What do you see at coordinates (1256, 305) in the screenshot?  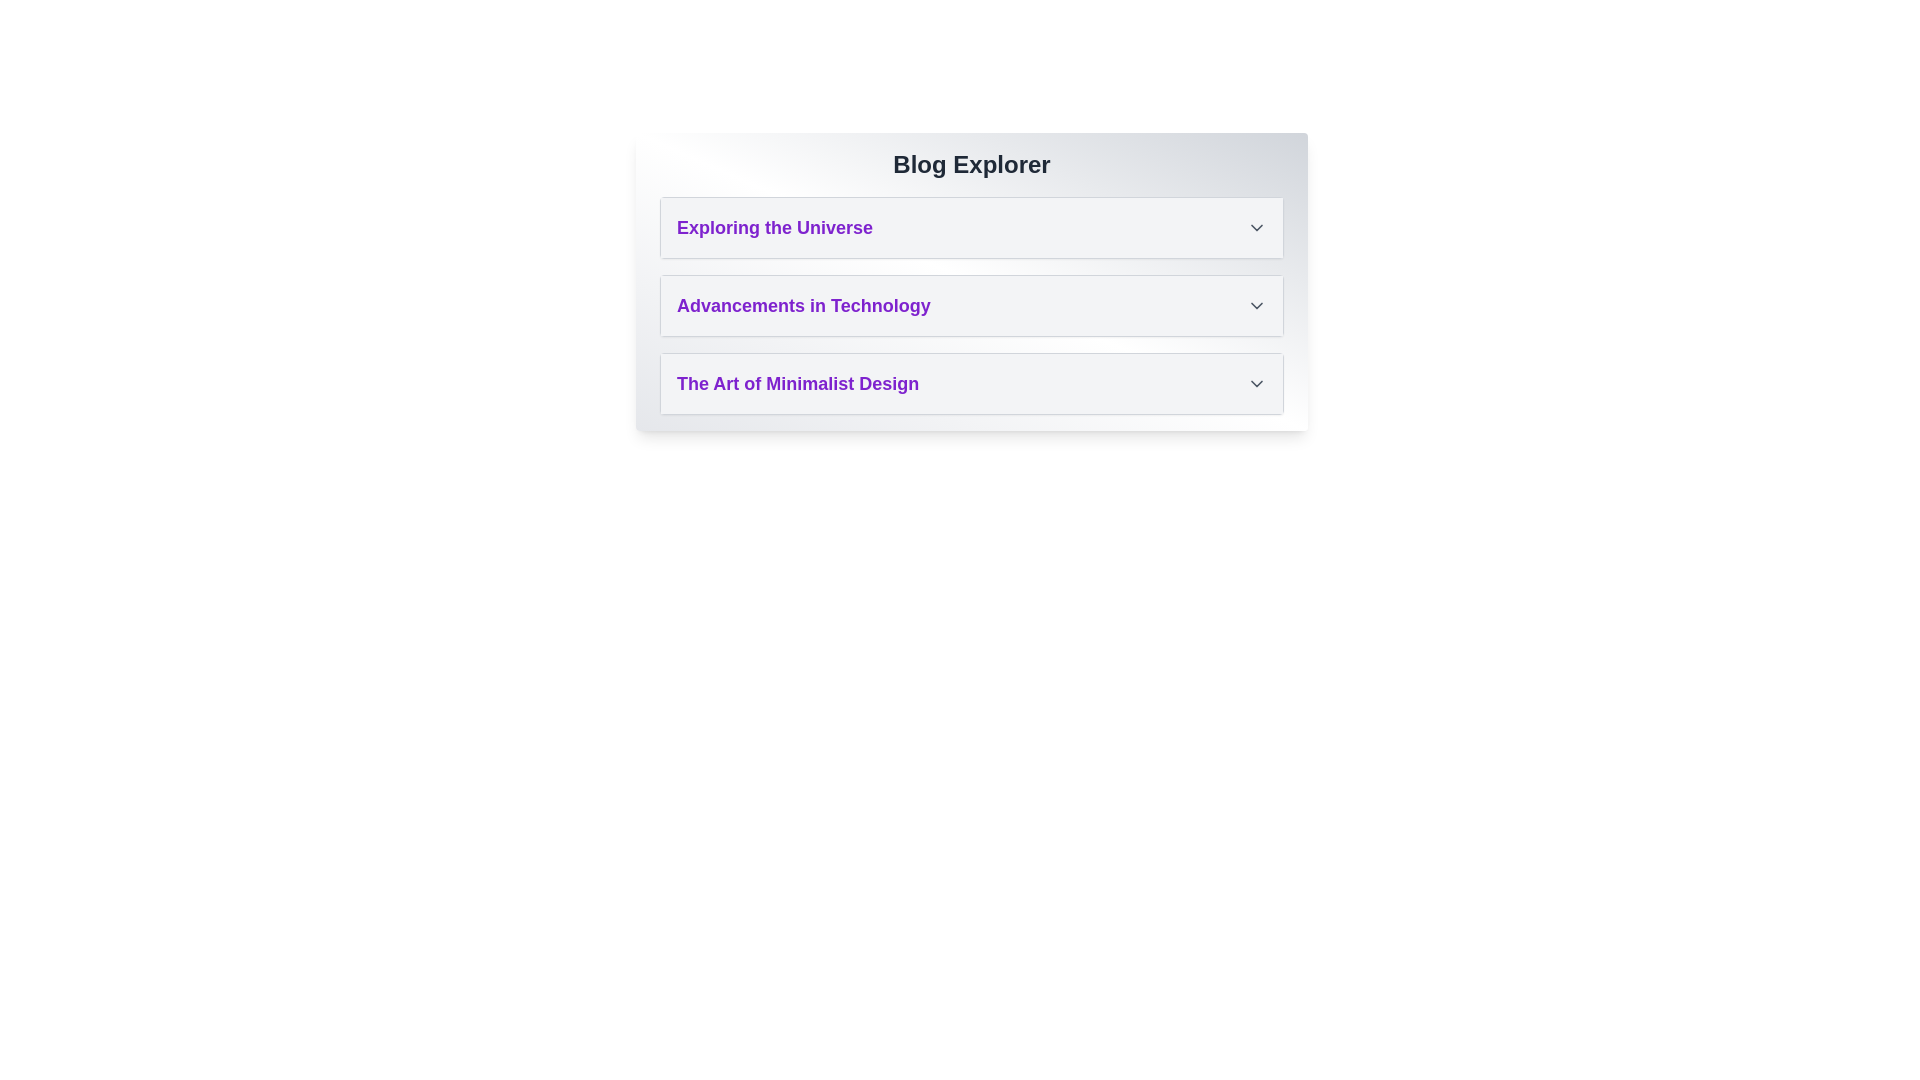 I see `the downward-pointing chevron icon styled in light gray, located on the right side of the 'Advancements in Technology' section in the 'Blog Explorer' menu` at bounding box center [1256, 305].